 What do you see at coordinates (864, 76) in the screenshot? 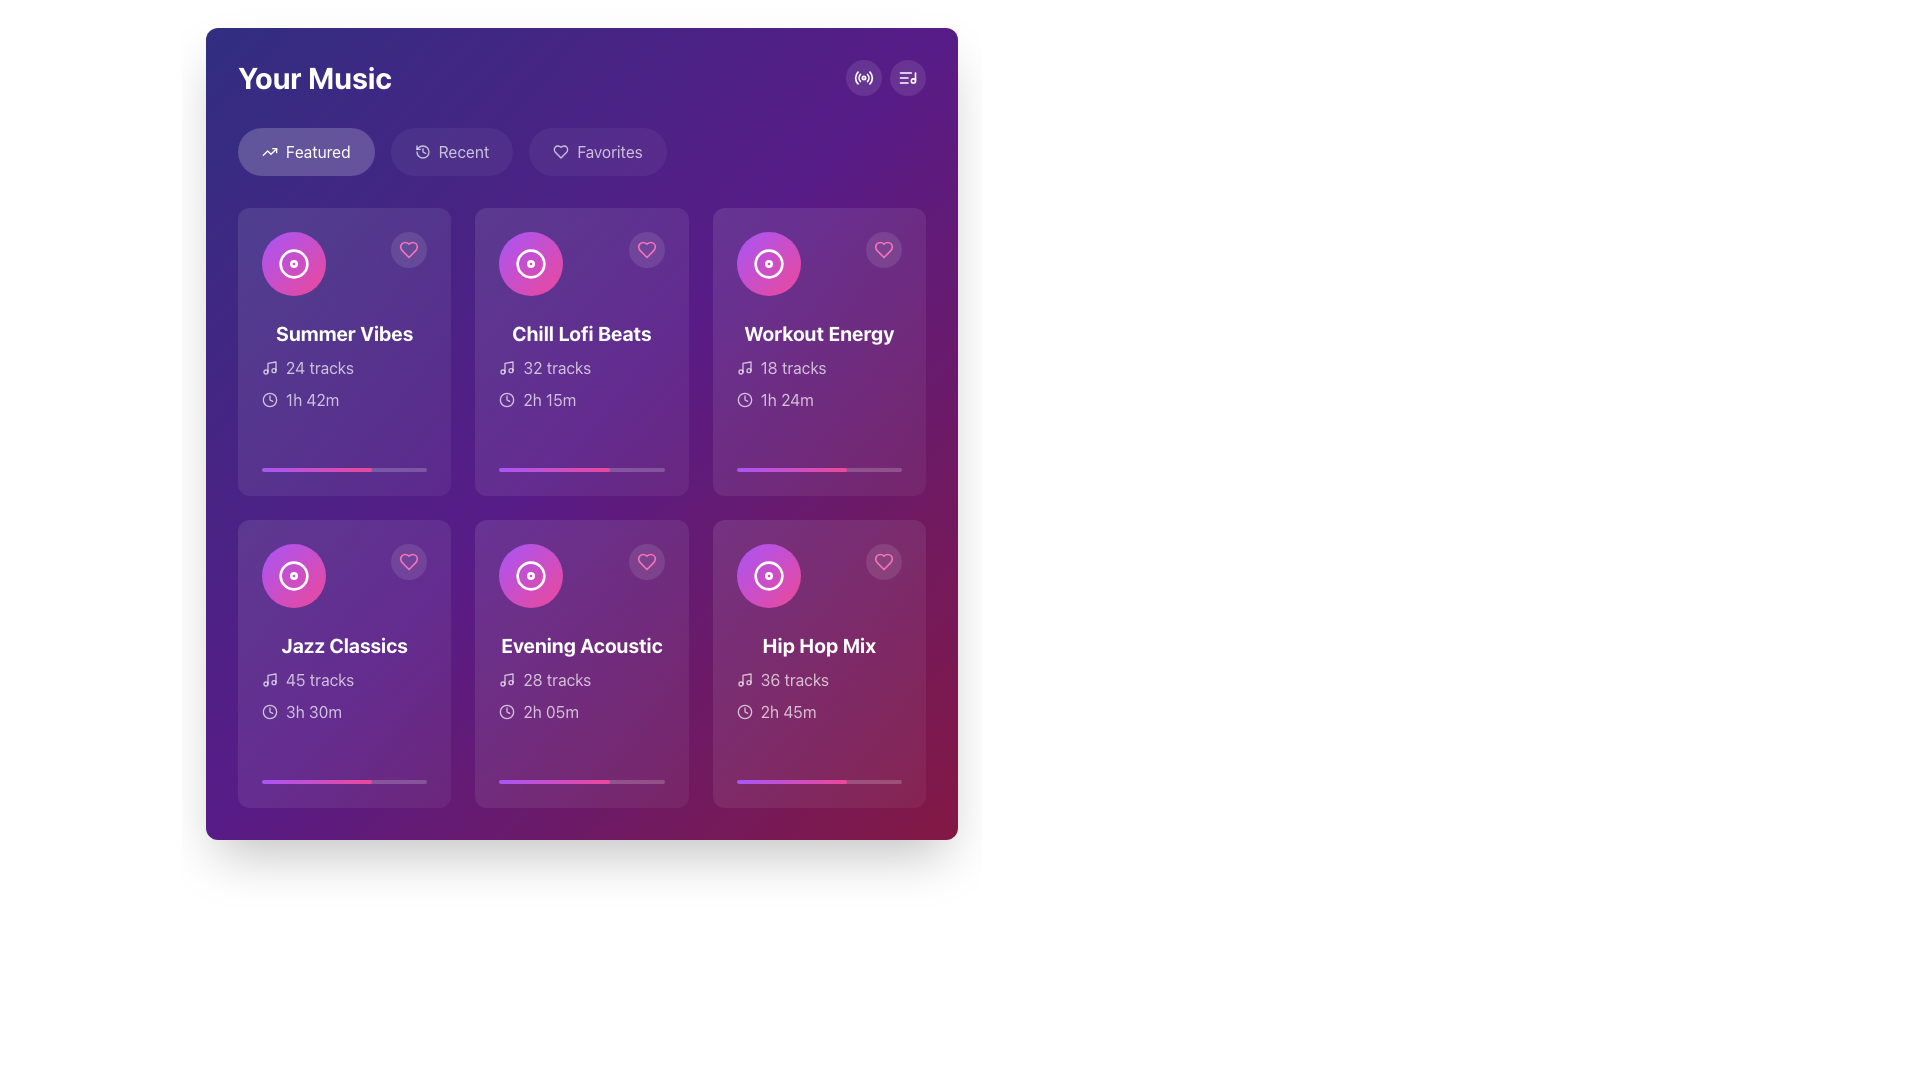
I see `the circular button with a radio-like signal icon located in the top-right corner of the interface` at bounding box center [864, 76].